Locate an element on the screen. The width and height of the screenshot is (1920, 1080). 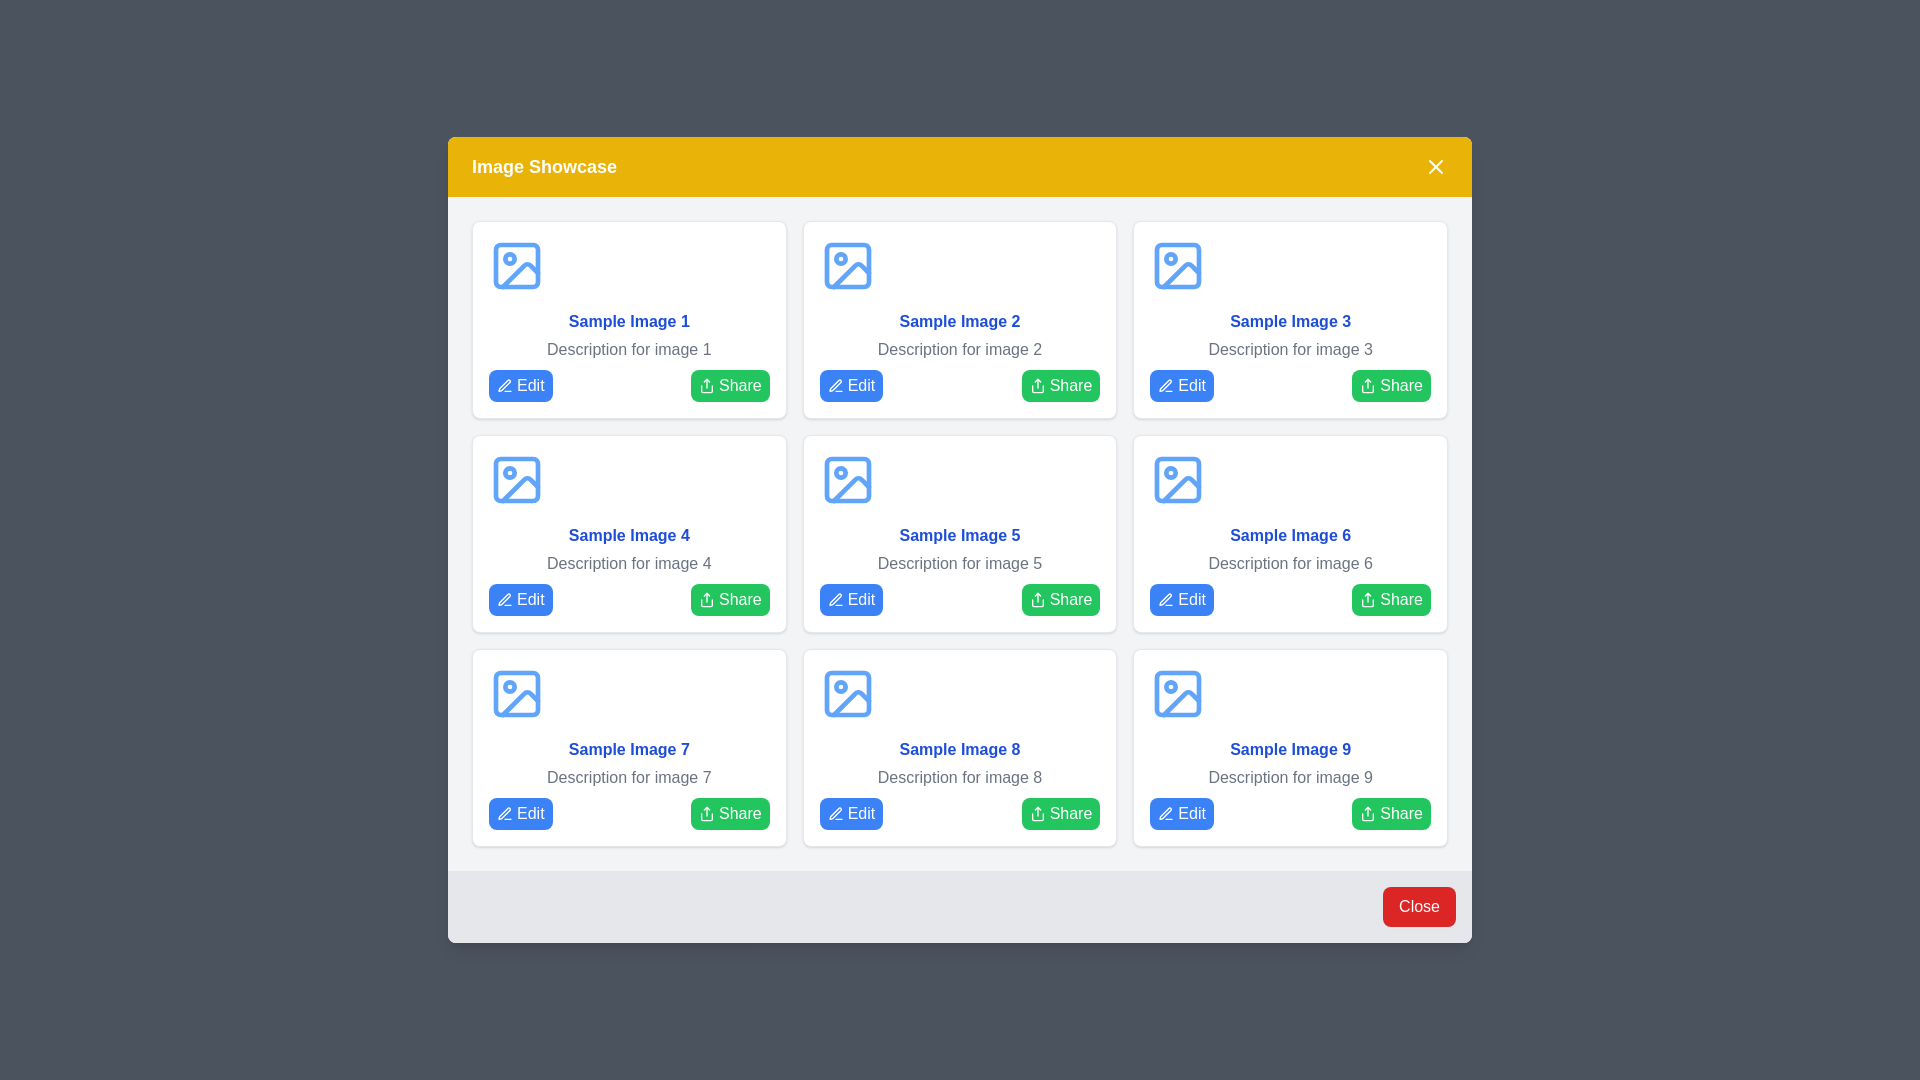
the 'Close' button to close the dialog is located at coordinates (1418, 906).